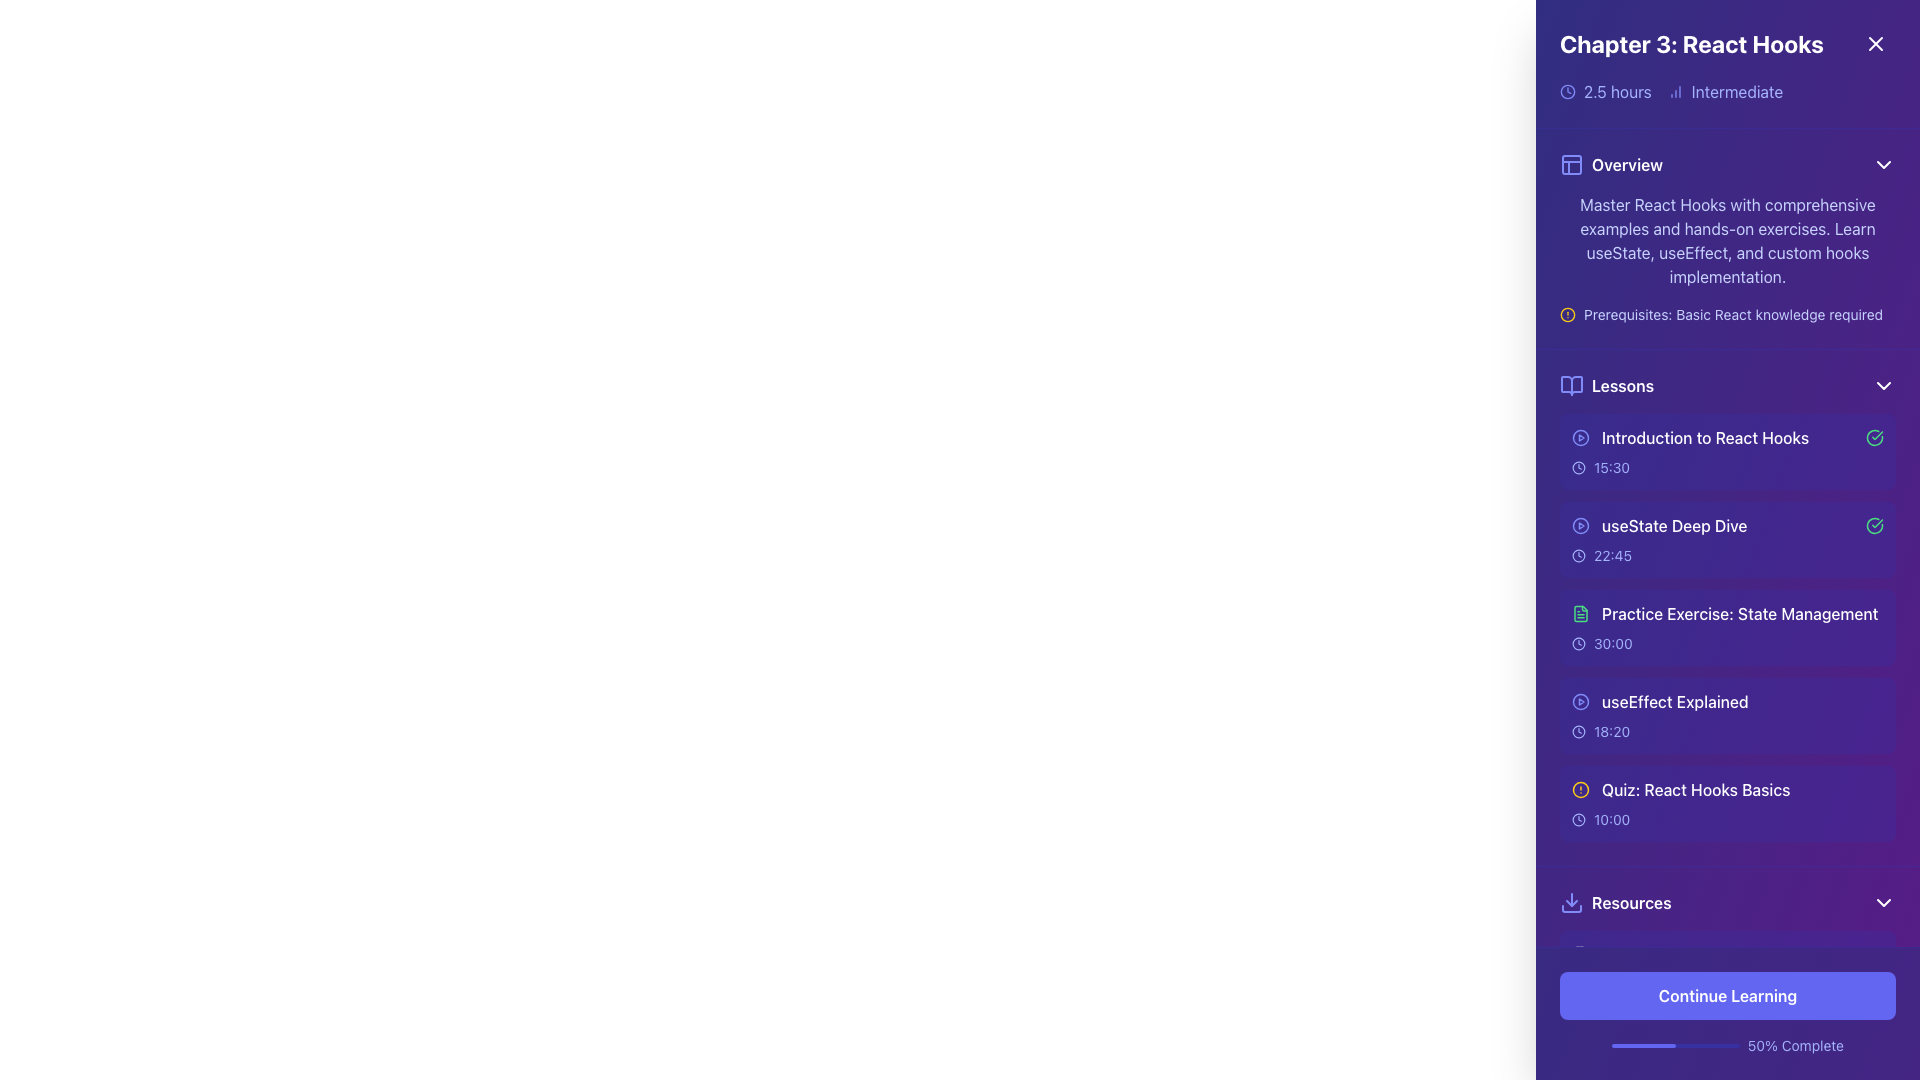 Image resolution: width=1920 pixels, height=1080 pixels. I want to click on the list item containing an icon and text for the 'Practice Exercise: State Management' section located, so click(1724, 612).